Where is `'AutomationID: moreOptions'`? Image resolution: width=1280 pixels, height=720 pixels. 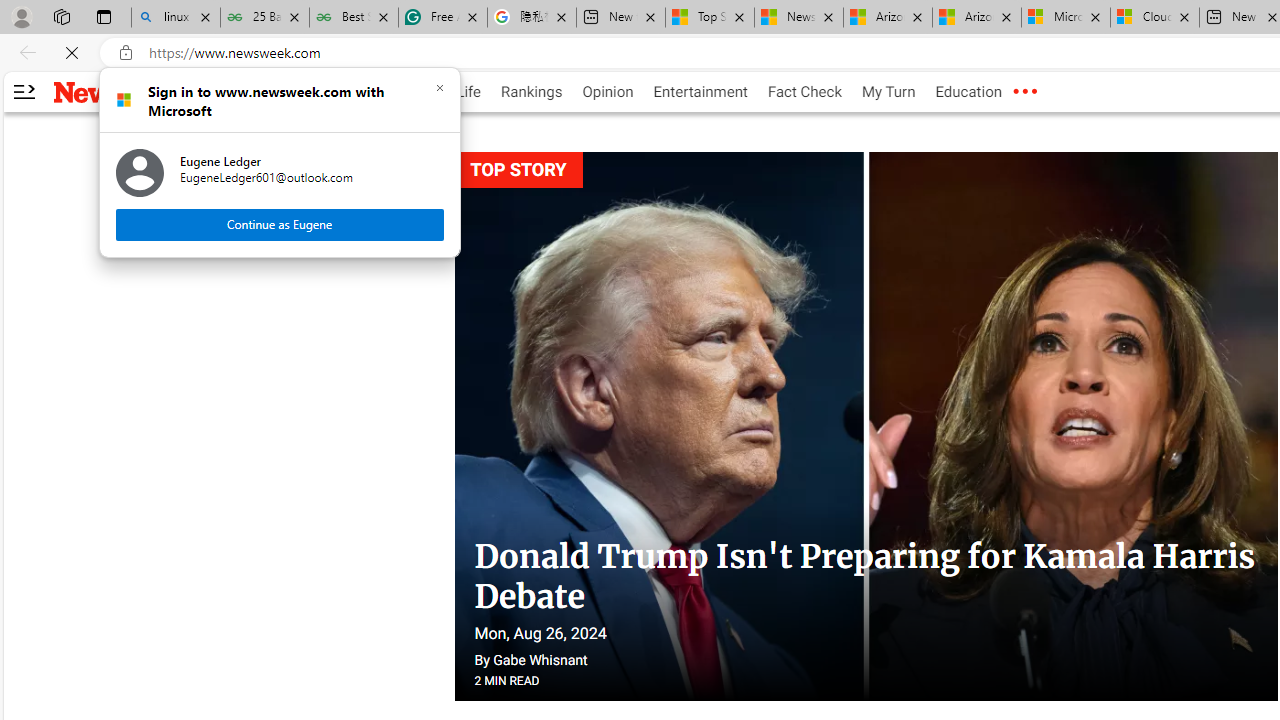
'AutomationID: moreOptions' is located at coordinates (1024, 92).